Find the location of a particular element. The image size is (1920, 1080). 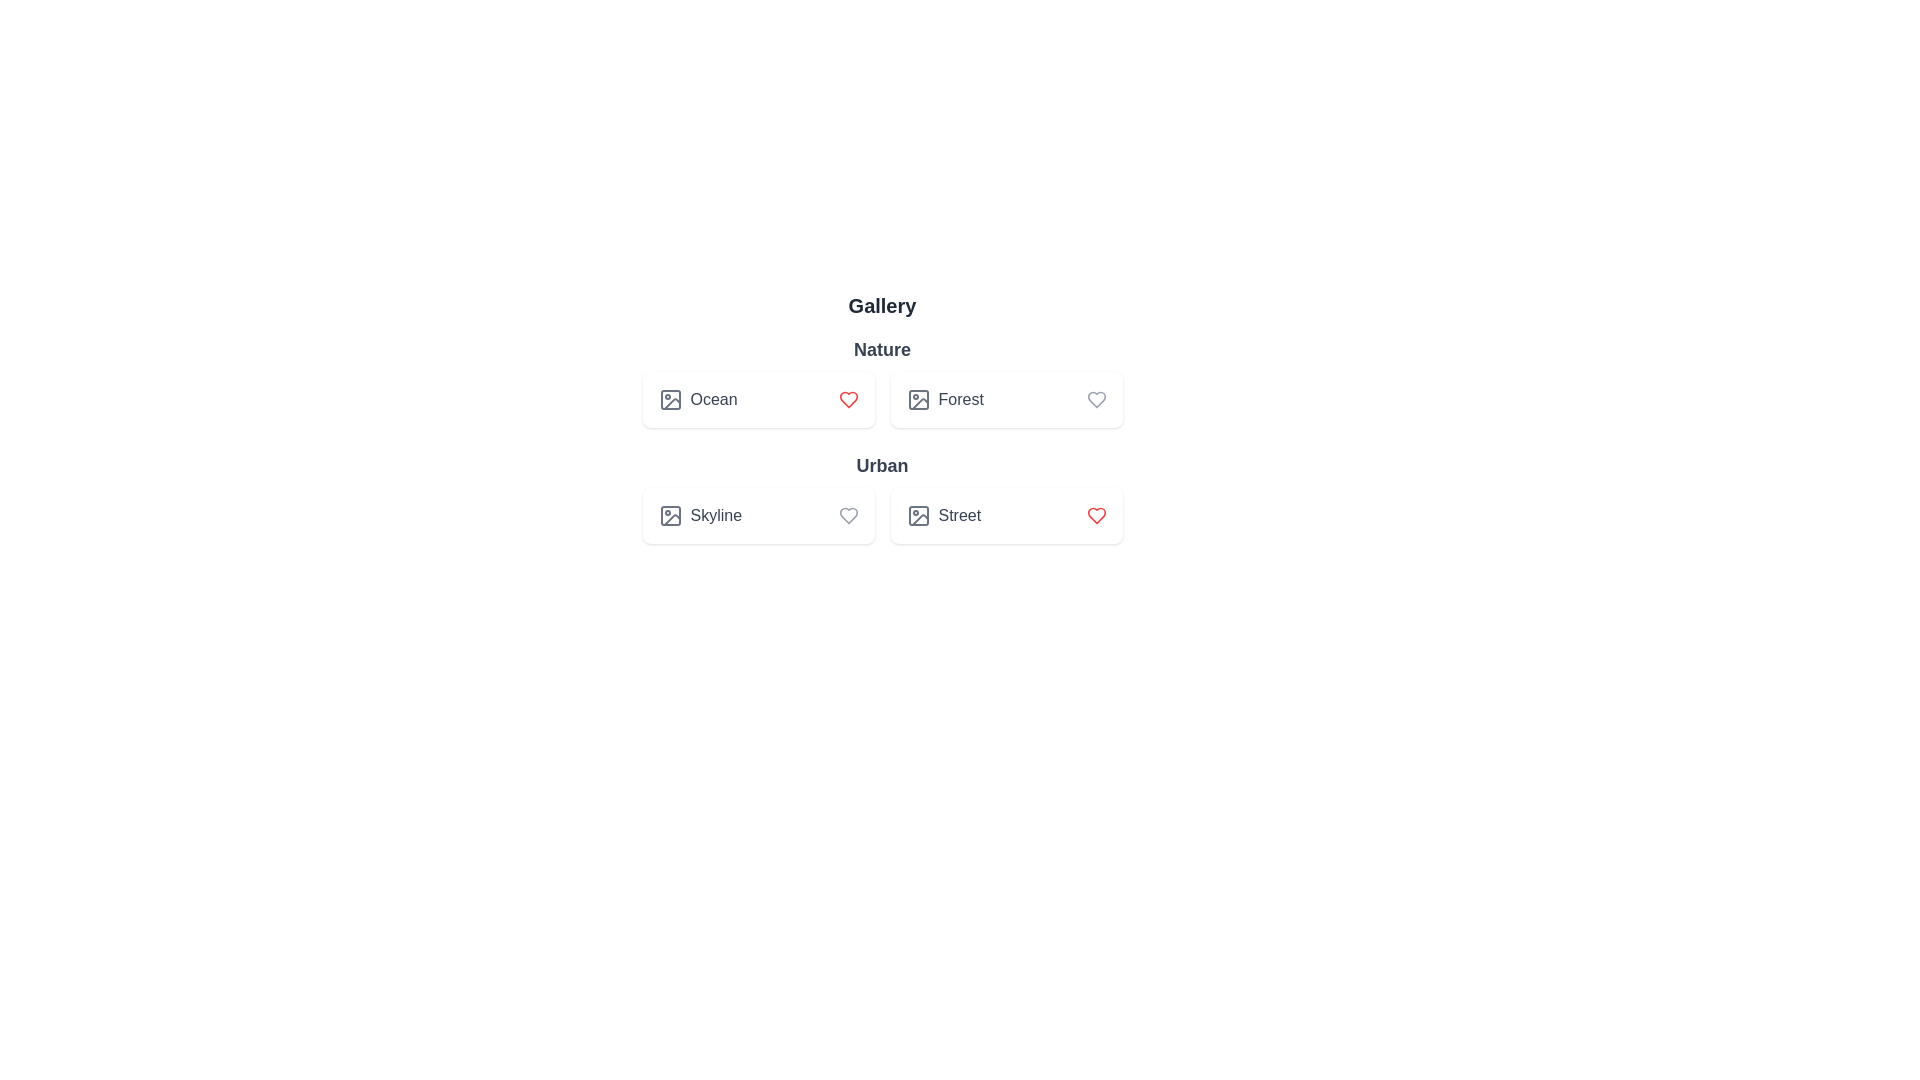

the 'Heart' icon of the item labeled Street to toggle its 'favorite' status is located at coordinates (1095, 515).